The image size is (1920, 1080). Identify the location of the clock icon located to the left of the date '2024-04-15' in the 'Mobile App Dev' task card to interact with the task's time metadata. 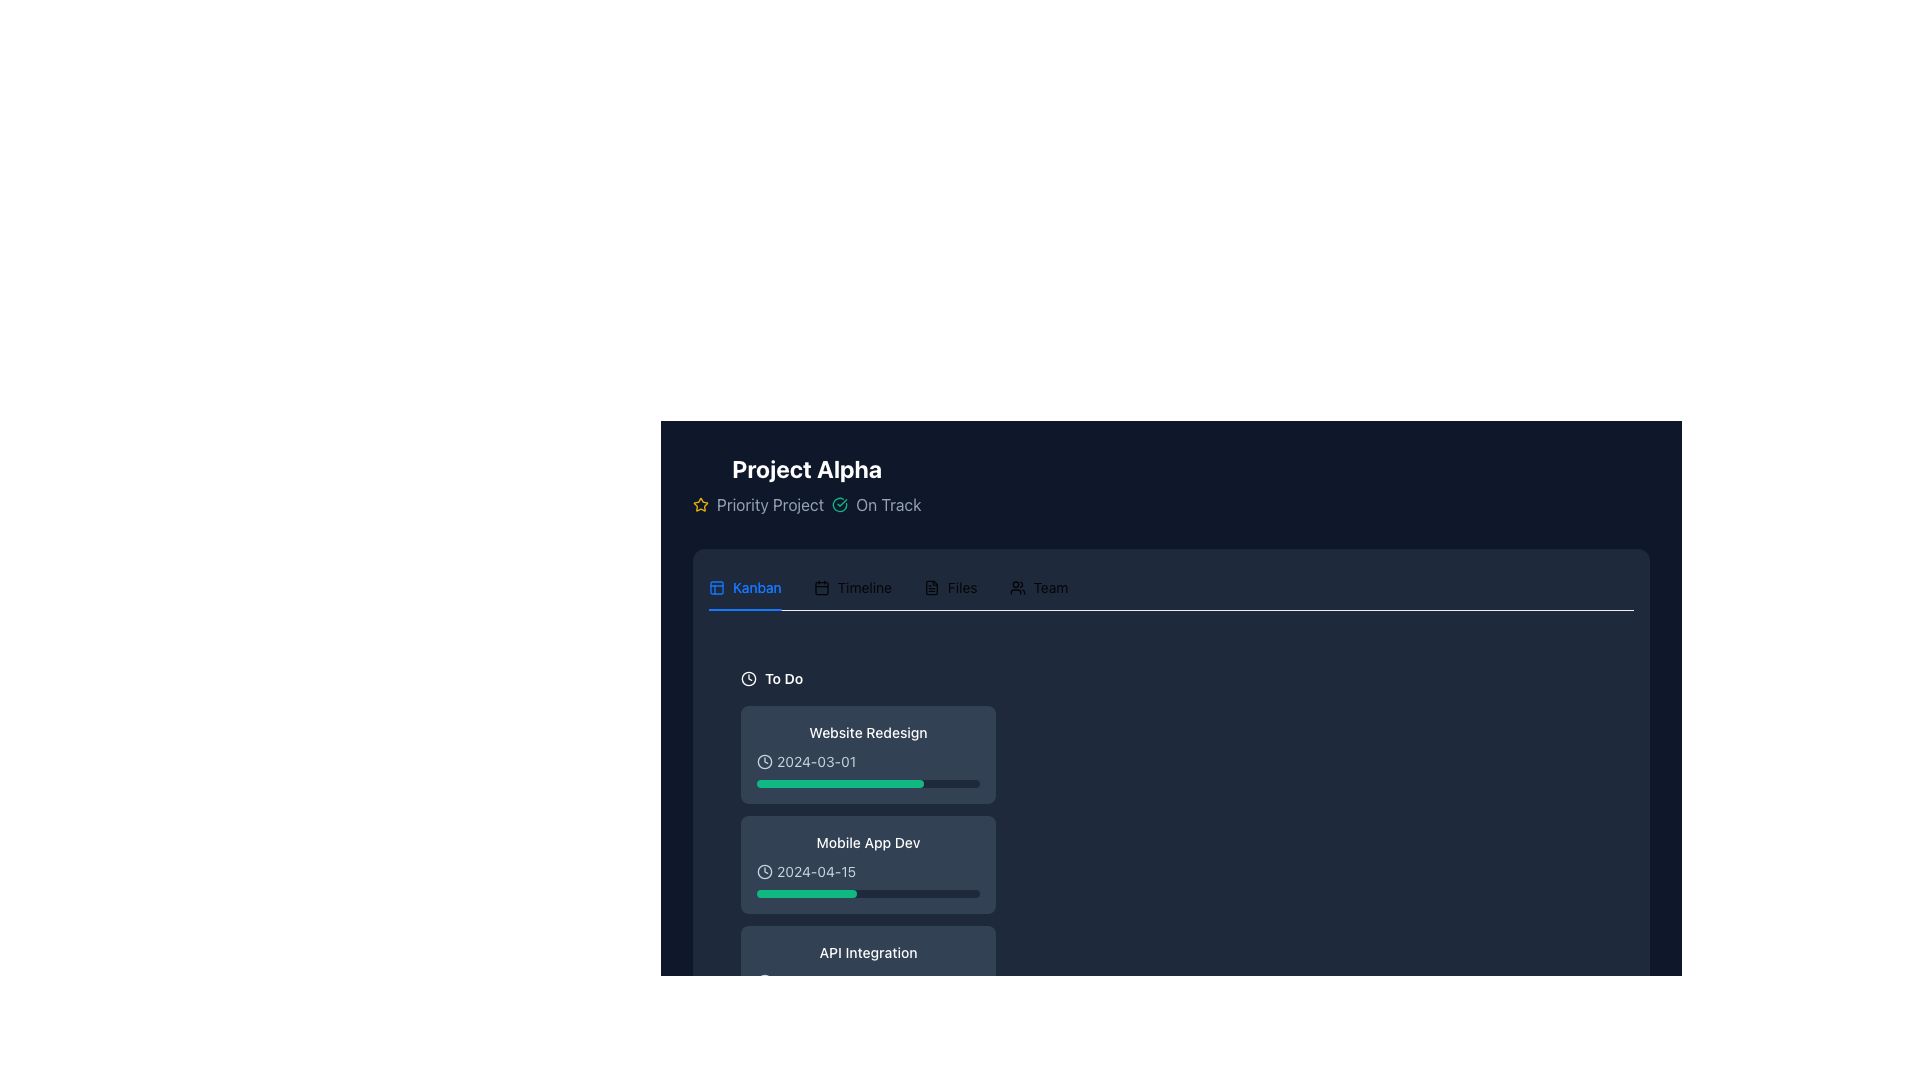
(763, 870).